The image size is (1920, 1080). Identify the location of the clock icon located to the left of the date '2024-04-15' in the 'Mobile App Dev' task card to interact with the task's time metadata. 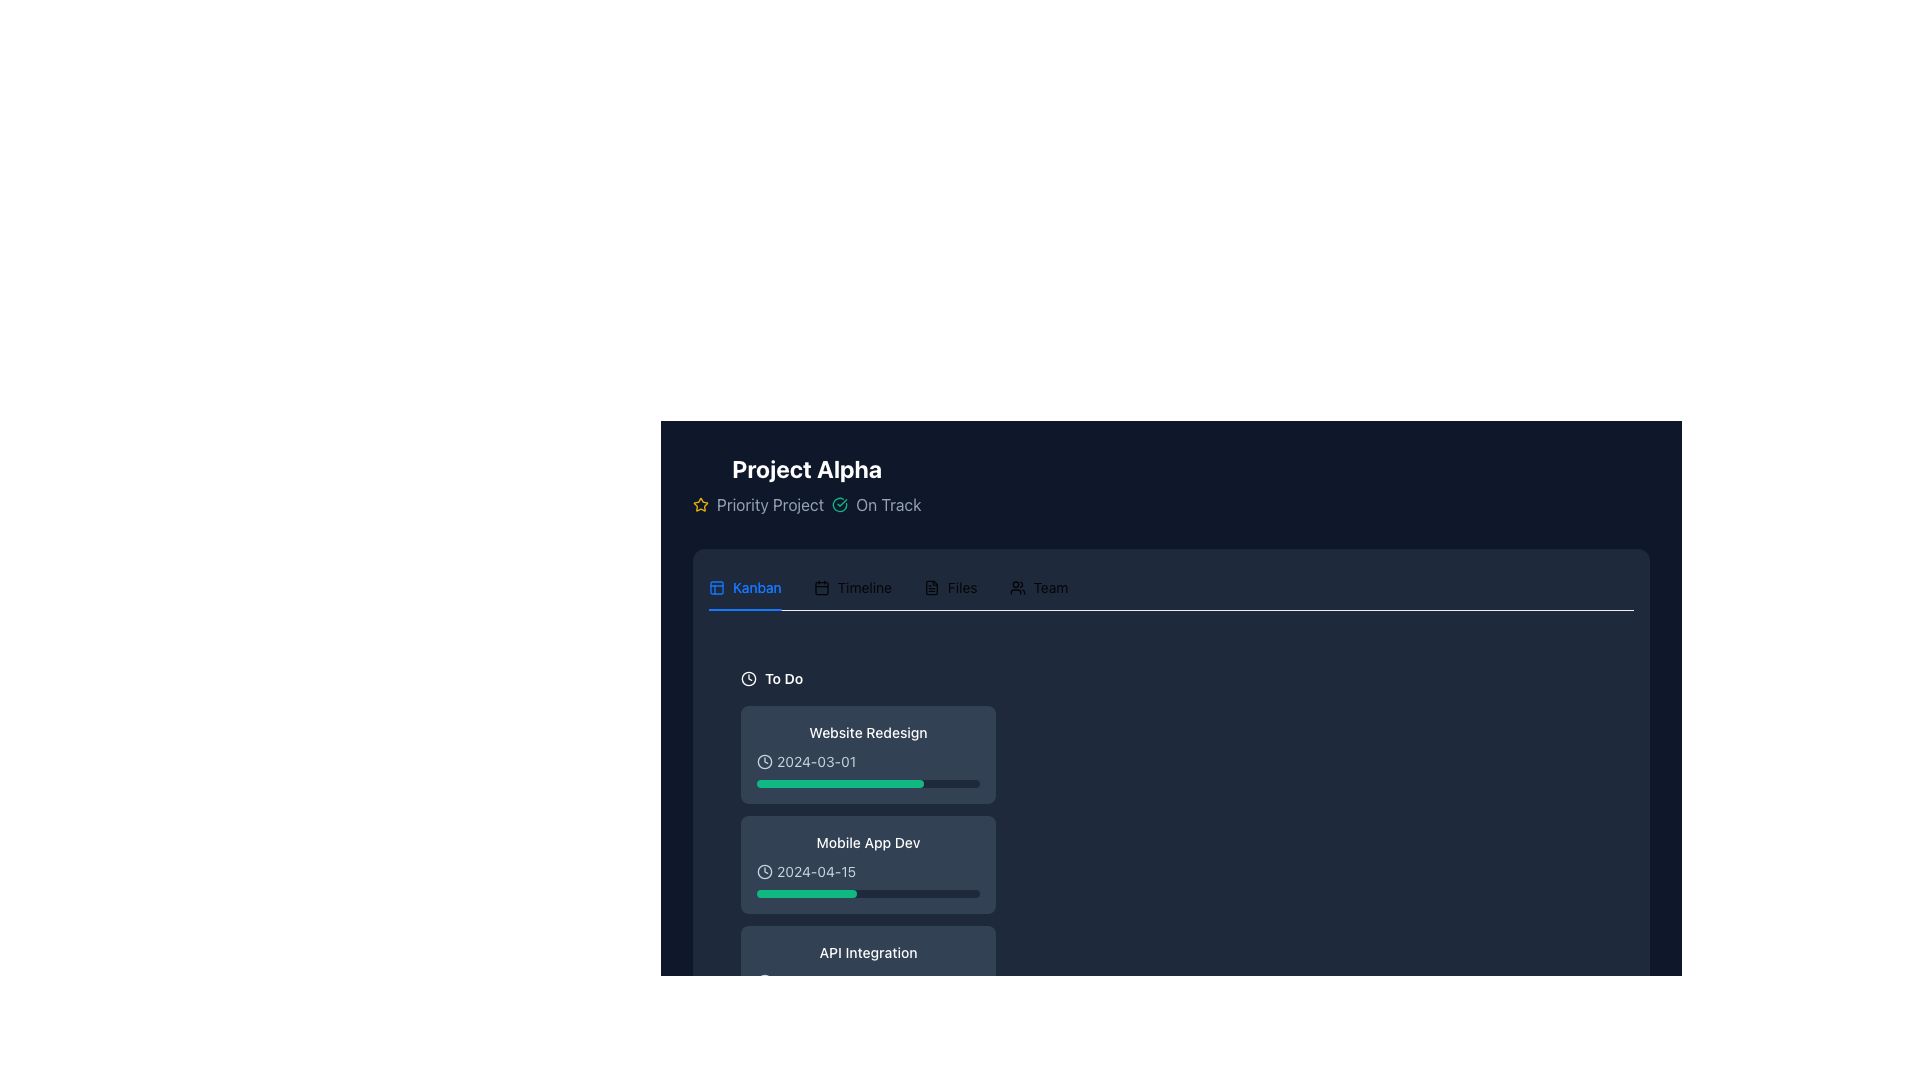
(763, 870).